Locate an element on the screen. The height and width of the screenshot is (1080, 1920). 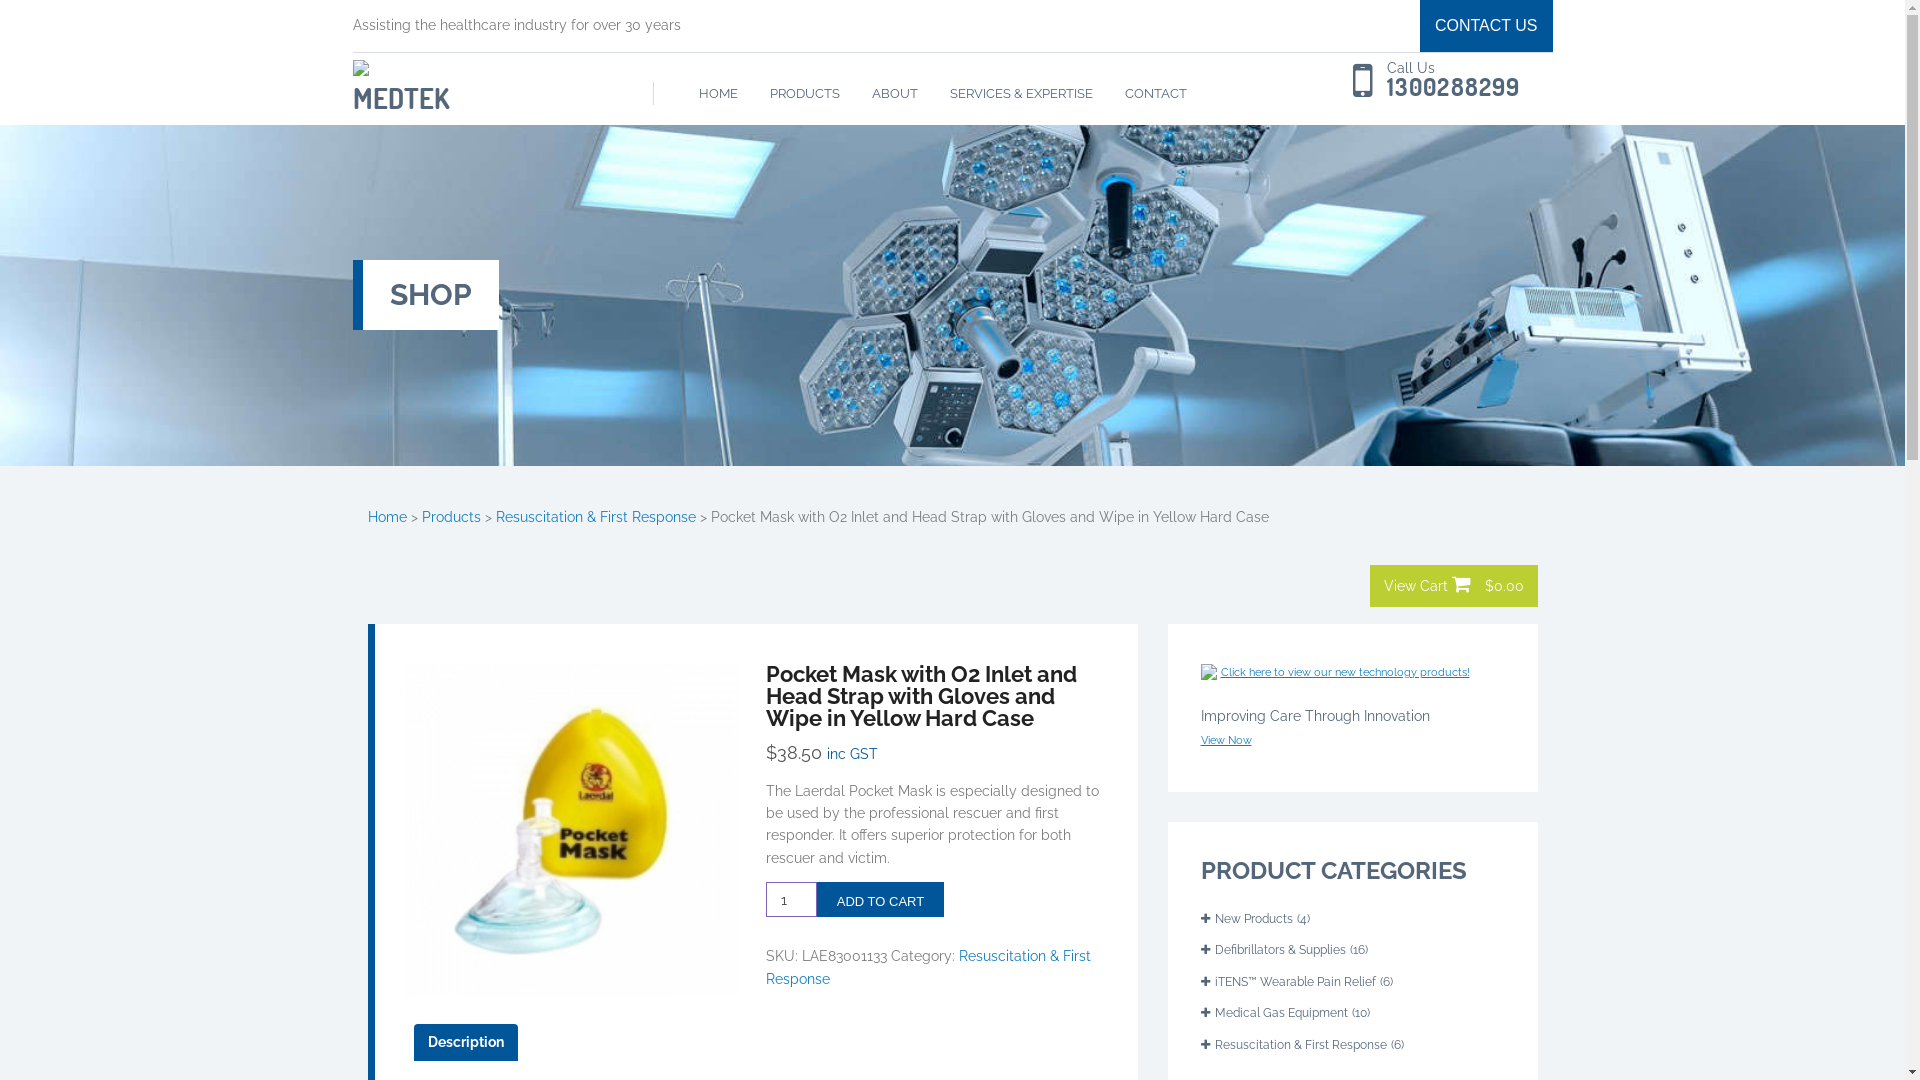
'PRODUCTS' is located at coordinates (805, 93).